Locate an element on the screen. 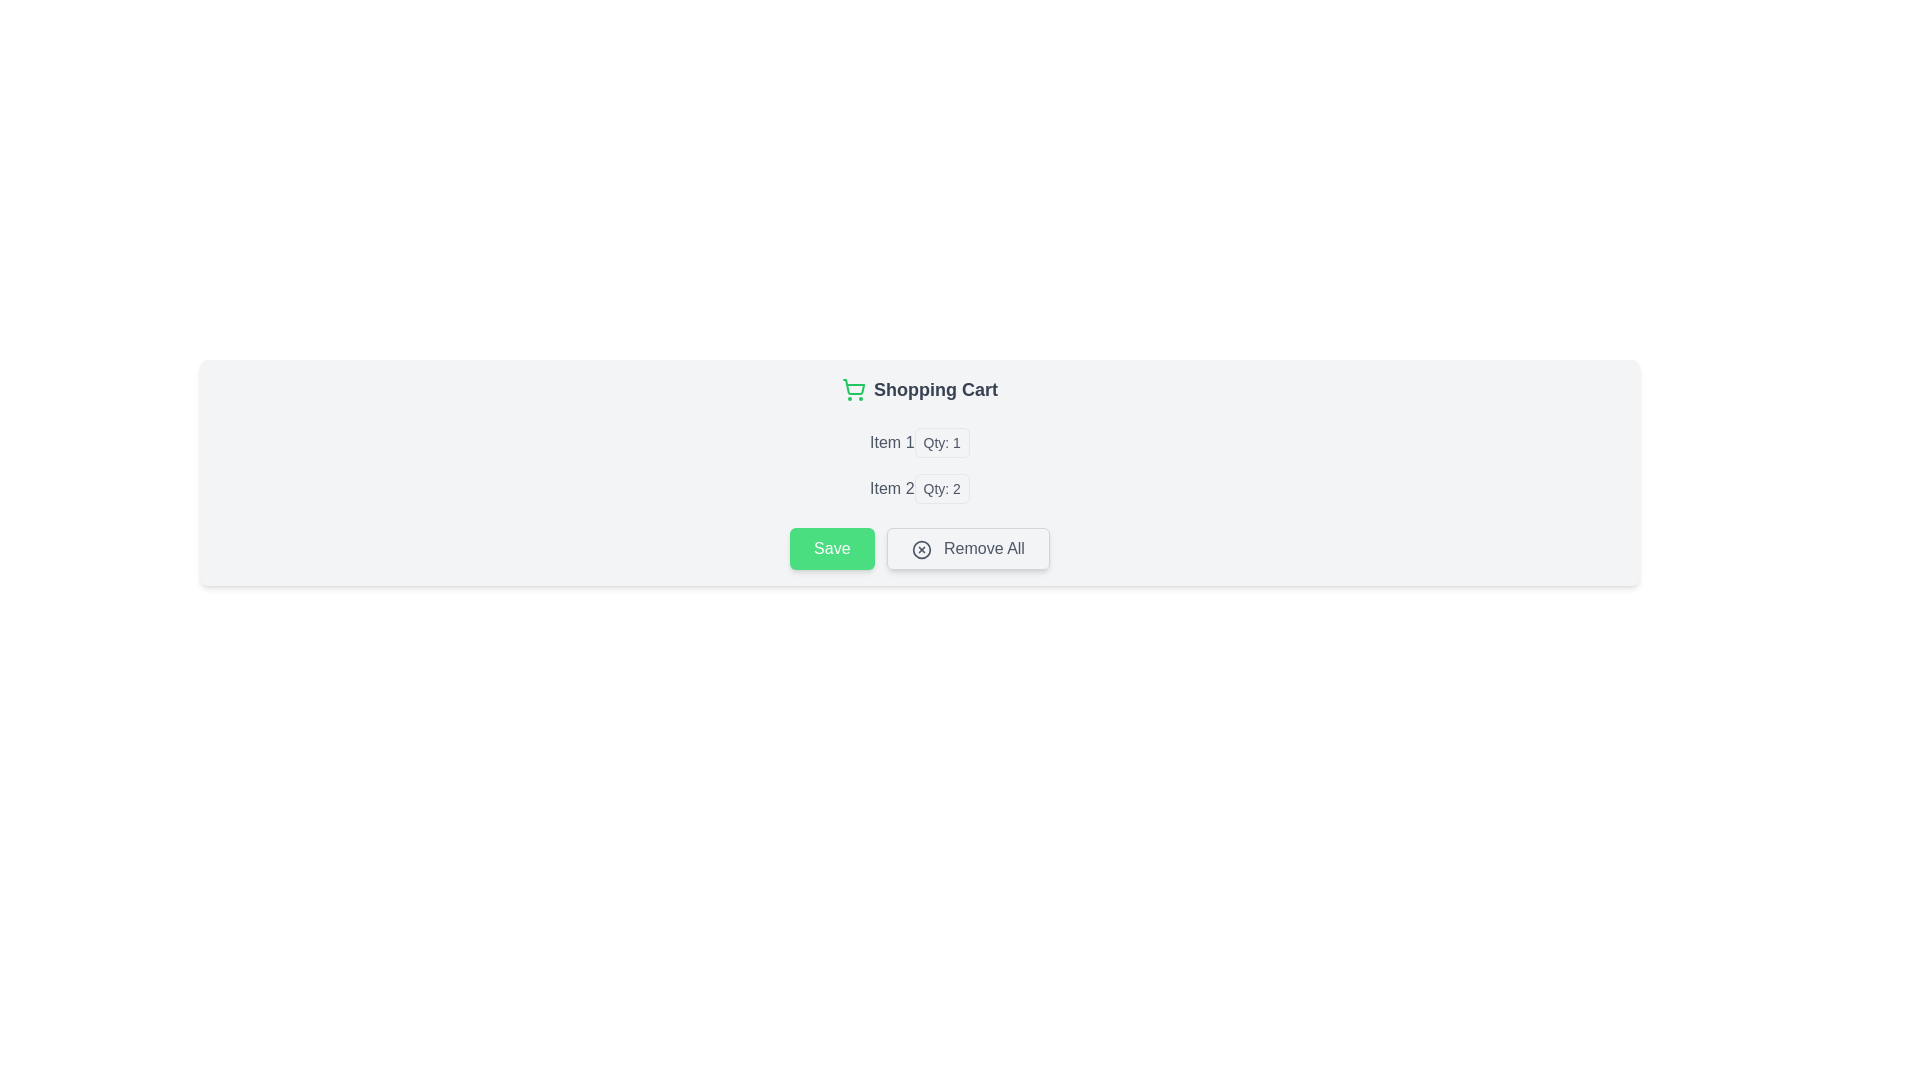  the remove action icon located on the left side of the 'Remove All' button is located at coordinates (920, 549).